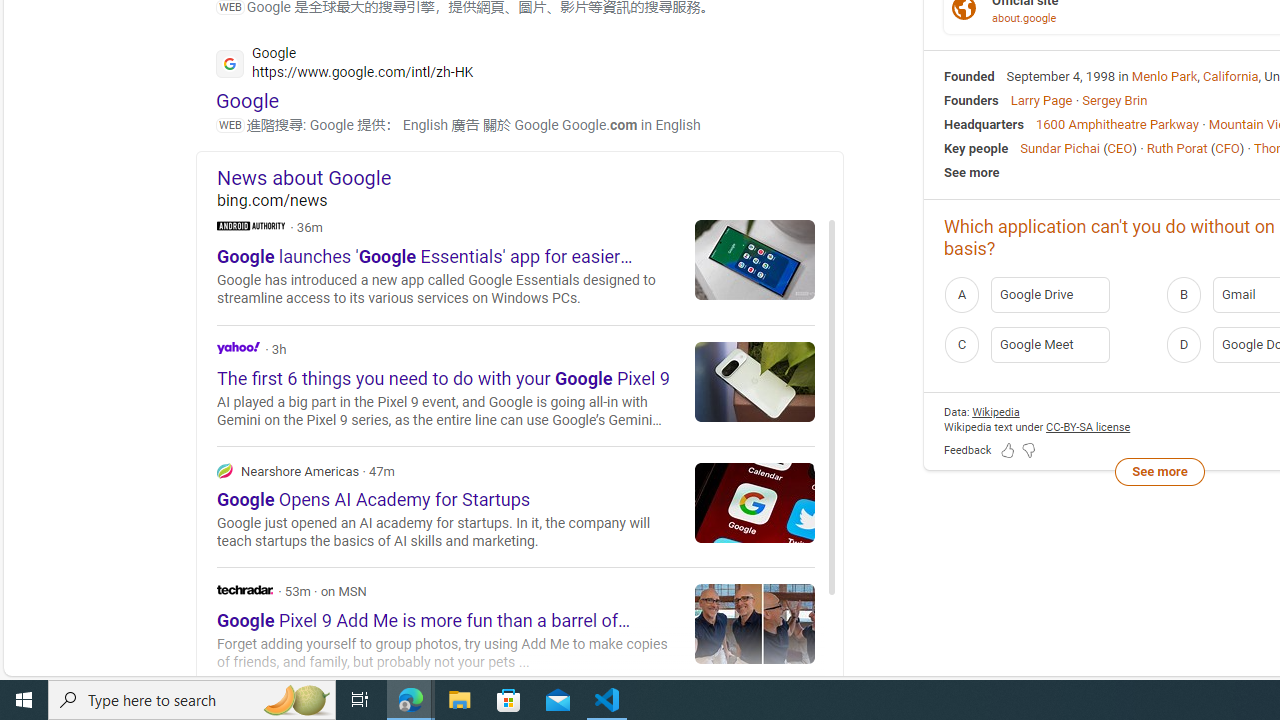 Image resolution: width=1280 pixels, height=720 pixels. I want to click on '1600 Amphitheatre Parkway', so click(1116, 123).